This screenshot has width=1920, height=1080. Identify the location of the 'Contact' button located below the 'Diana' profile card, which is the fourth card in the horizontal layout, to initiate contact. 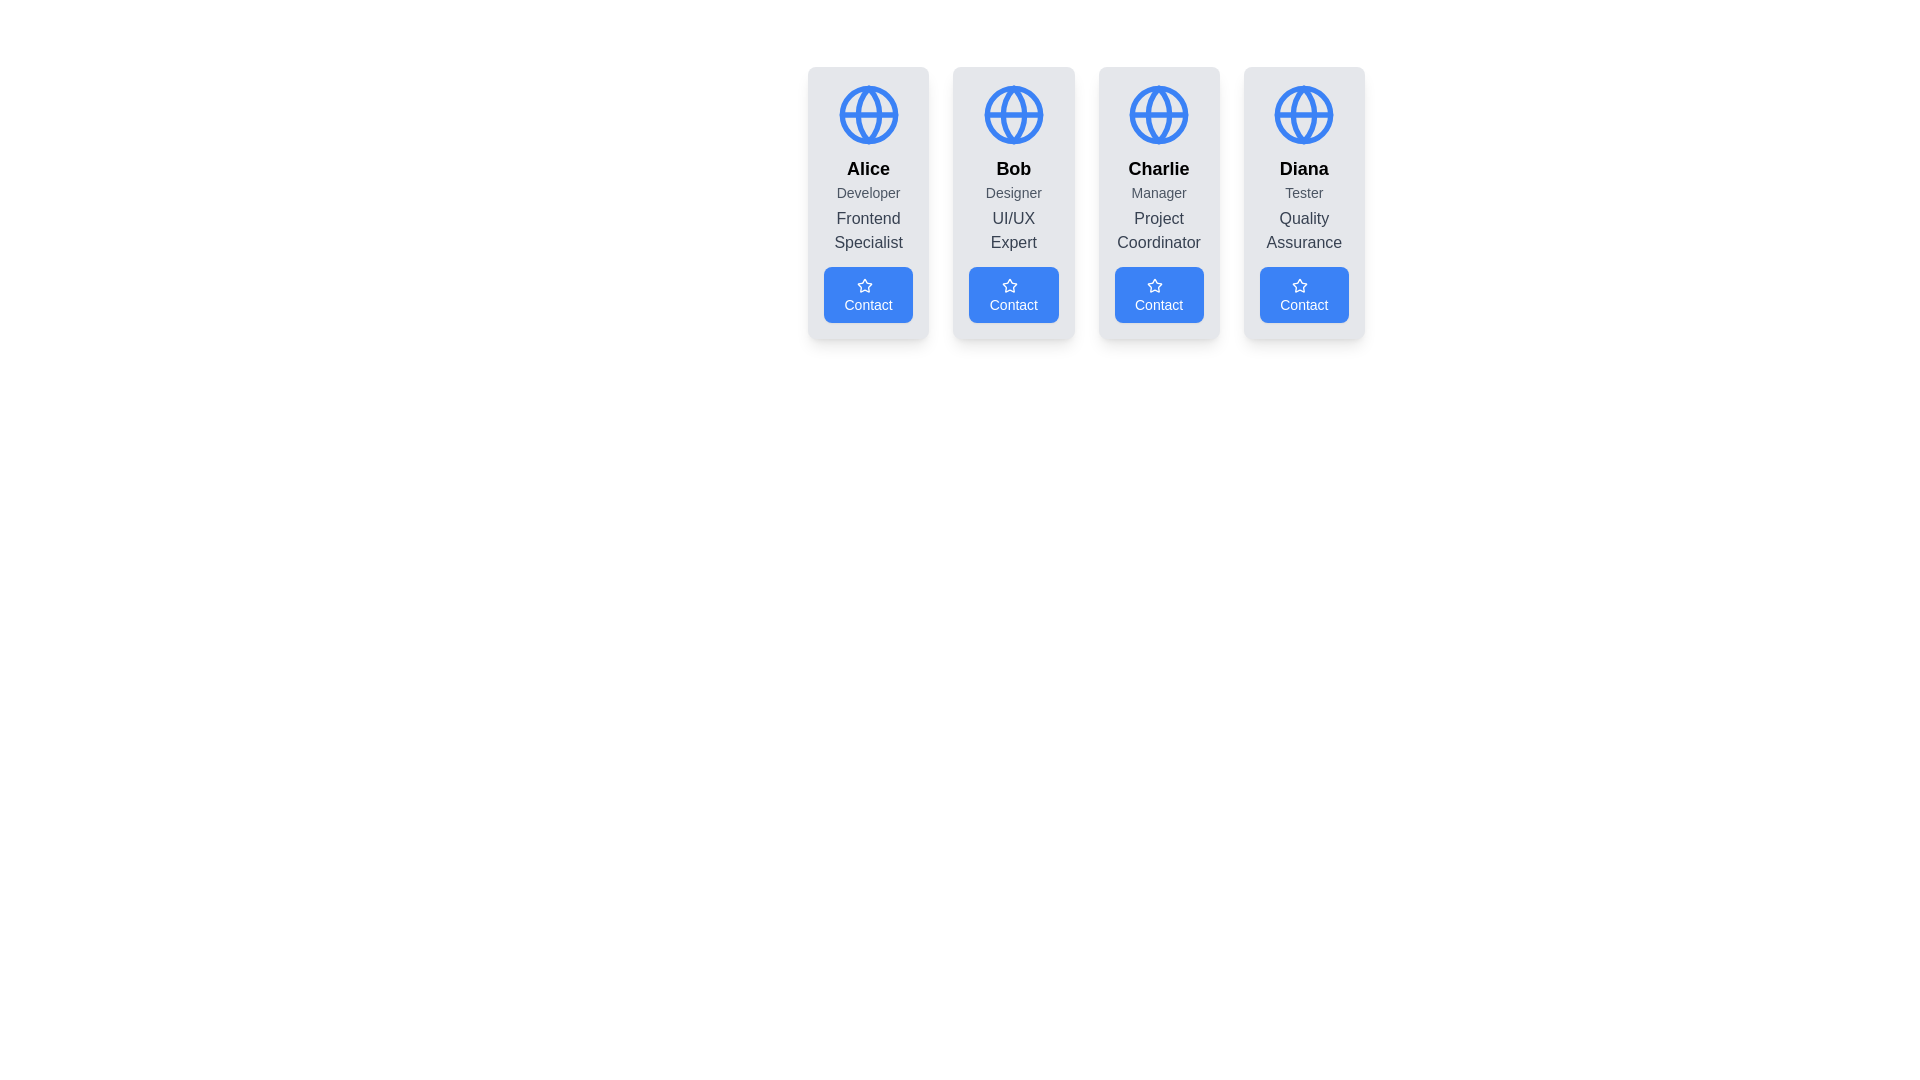
(1304, 294).